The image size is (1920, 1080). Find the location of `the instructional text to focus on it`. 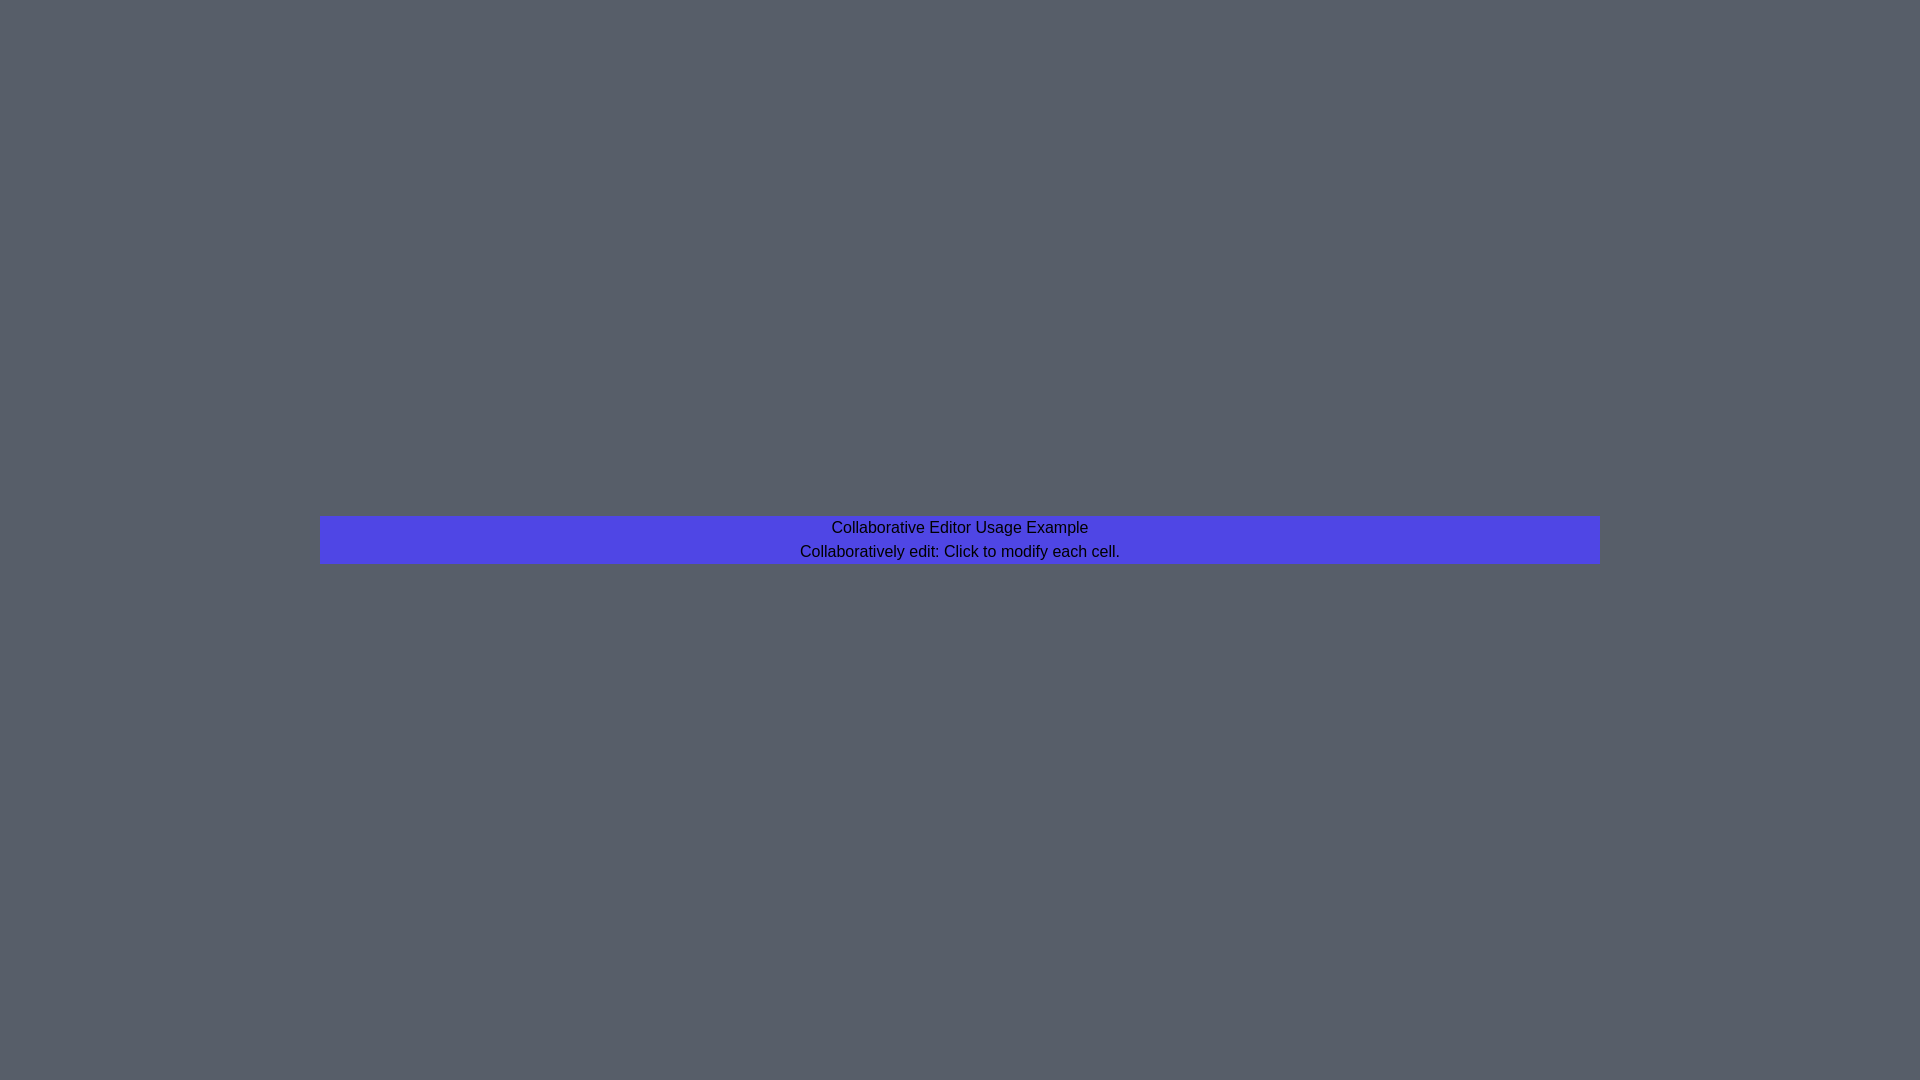

the instructional text to focus on it is located at coordinates (960, 551).